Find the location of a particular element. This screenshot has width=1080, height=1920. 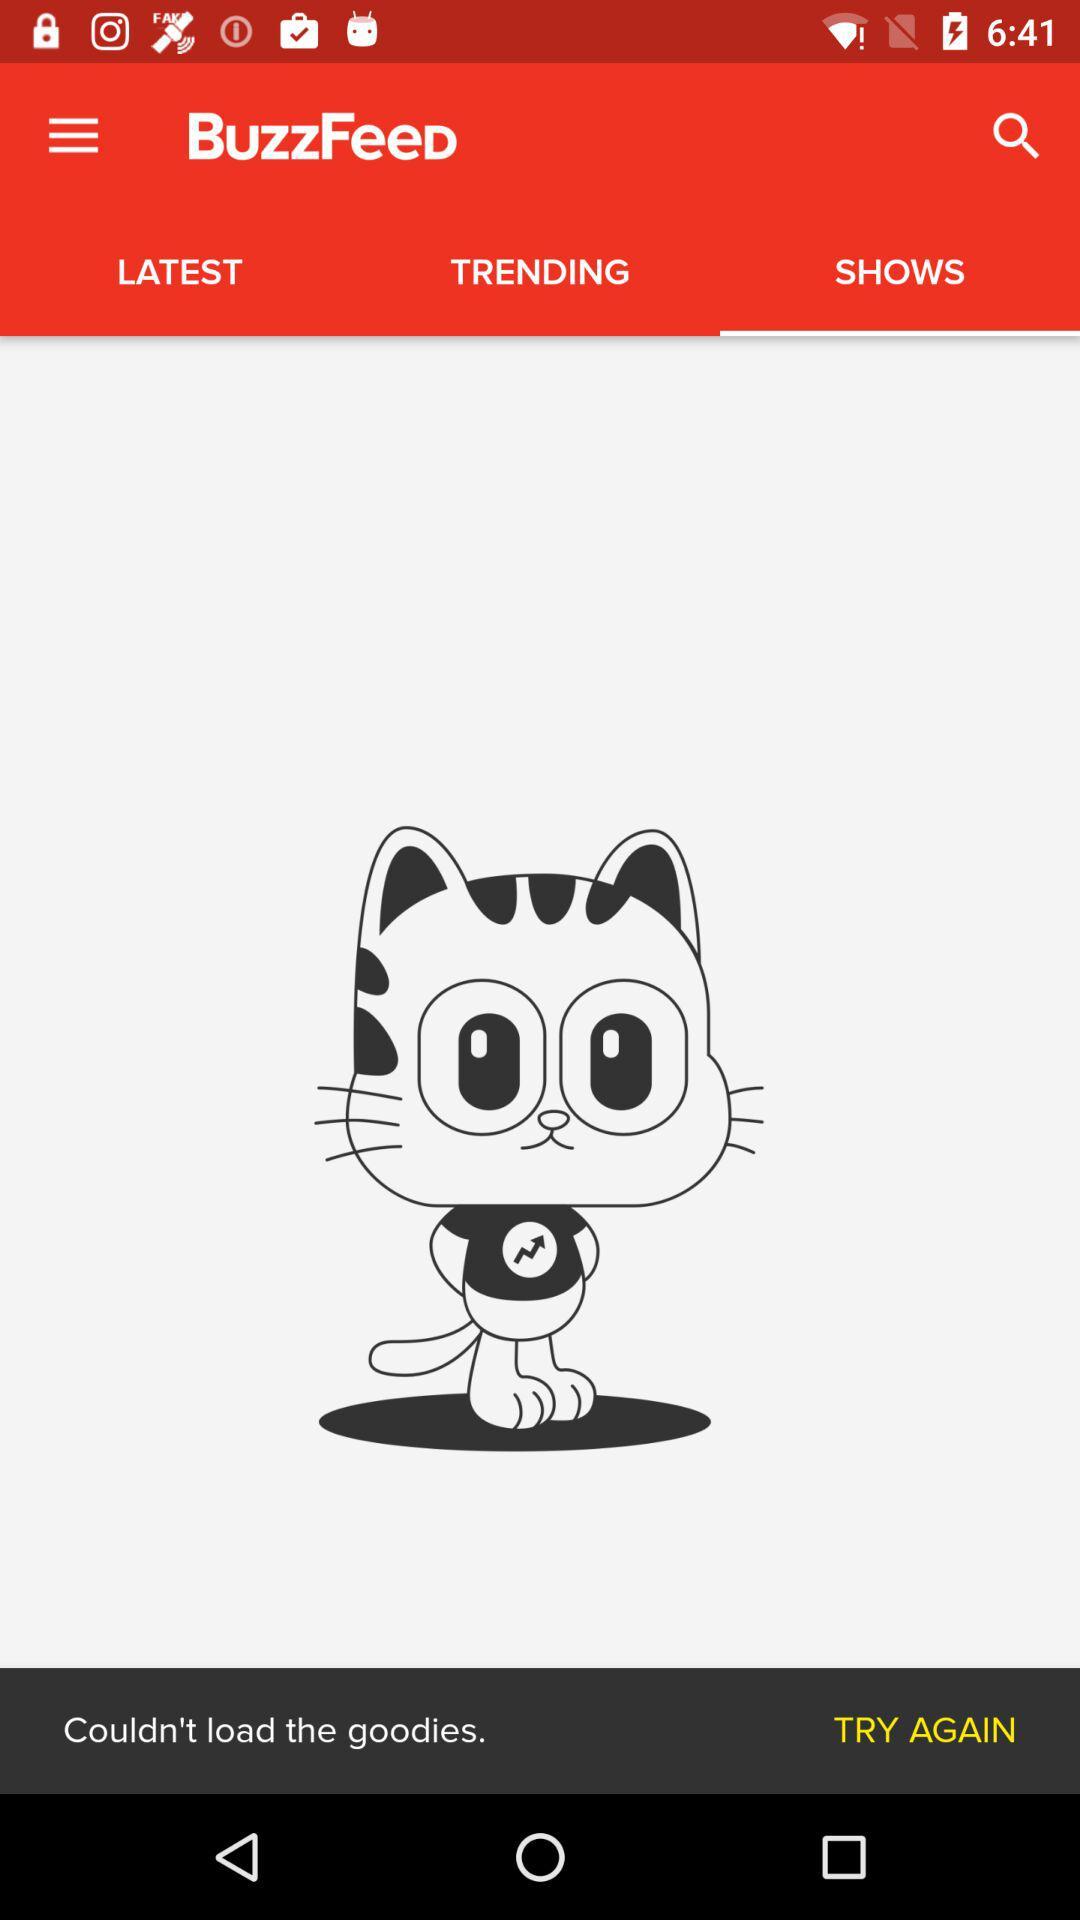

item next to couldn t load is located at coordinates (925, 1730).